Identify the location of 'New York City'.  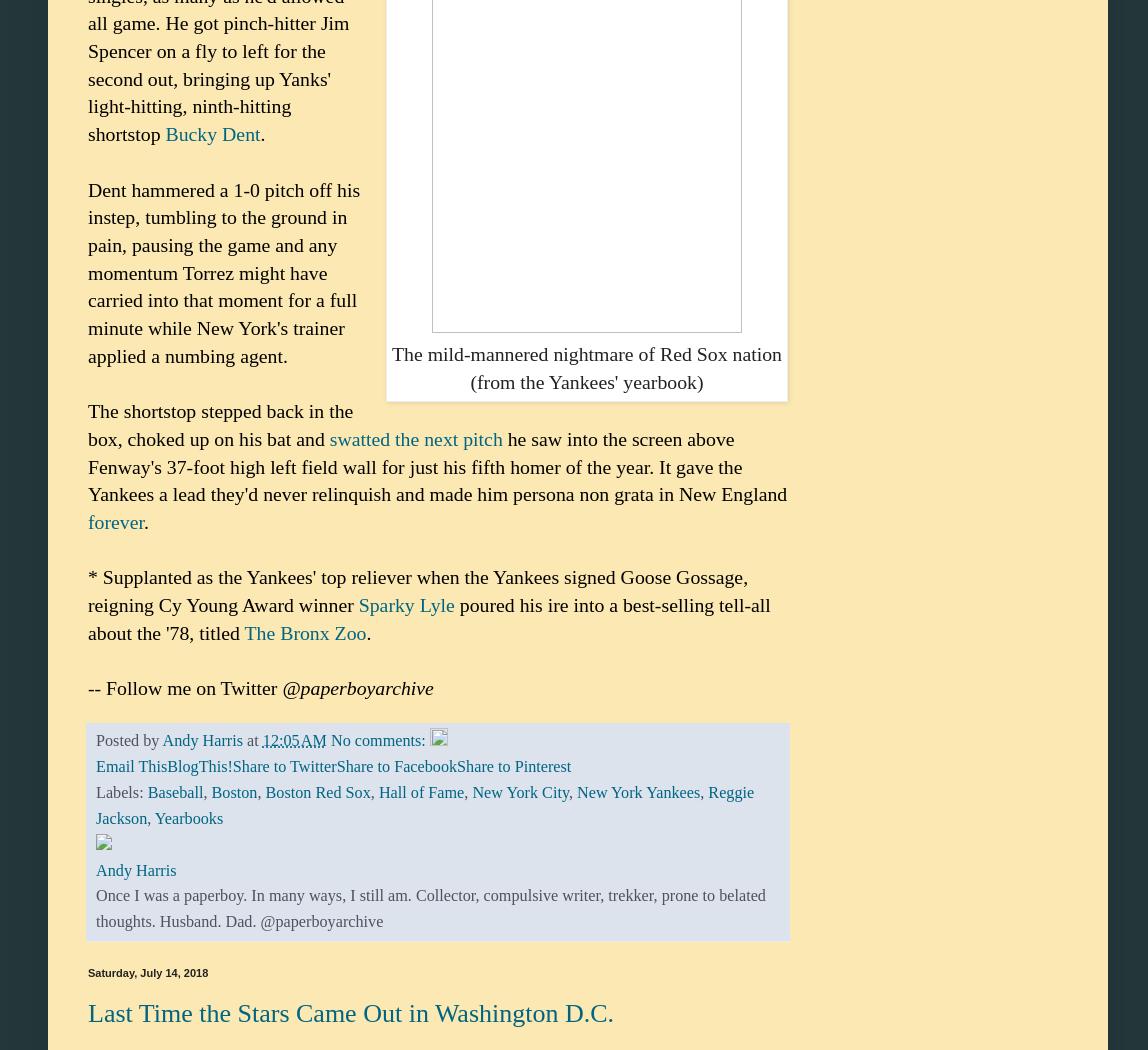
(520, 791).